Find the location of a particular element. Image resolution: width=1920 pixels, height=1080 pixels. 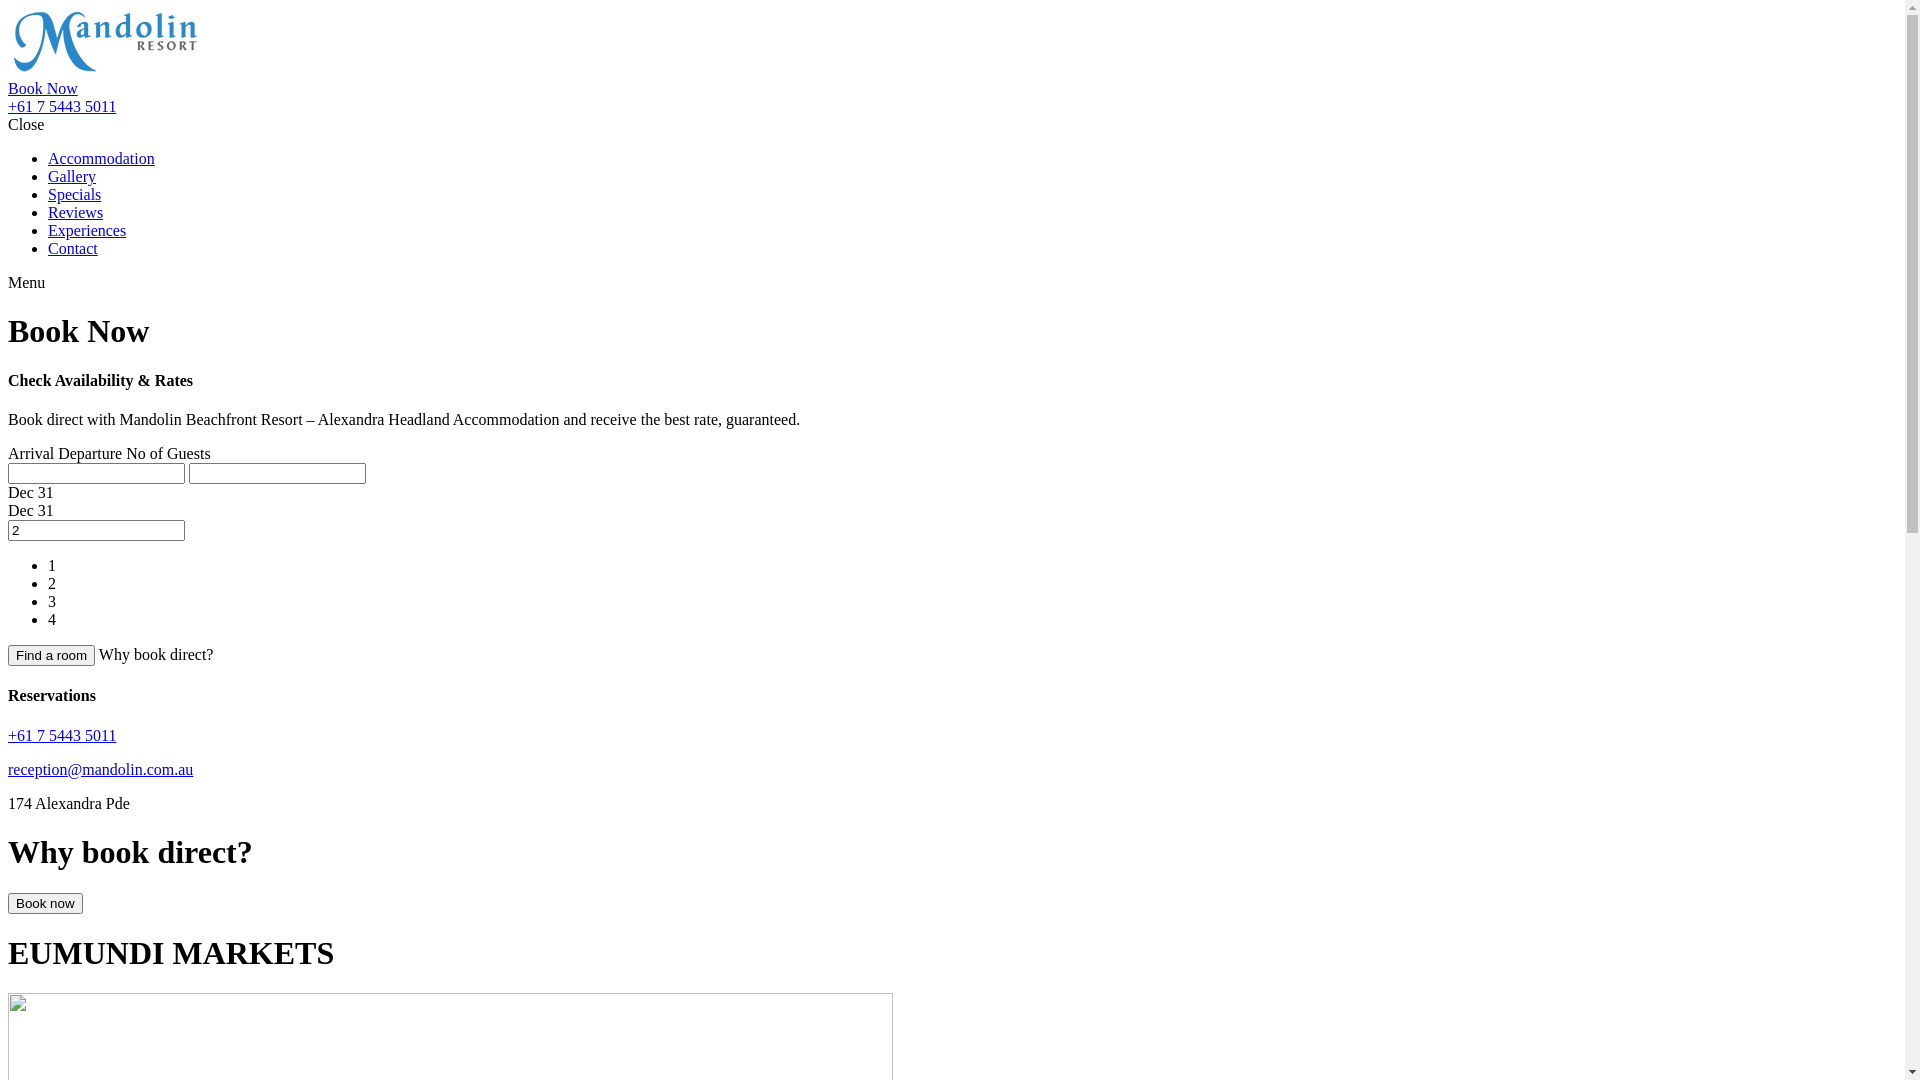

'Why book direct?' is located at coordinates (155, 654).